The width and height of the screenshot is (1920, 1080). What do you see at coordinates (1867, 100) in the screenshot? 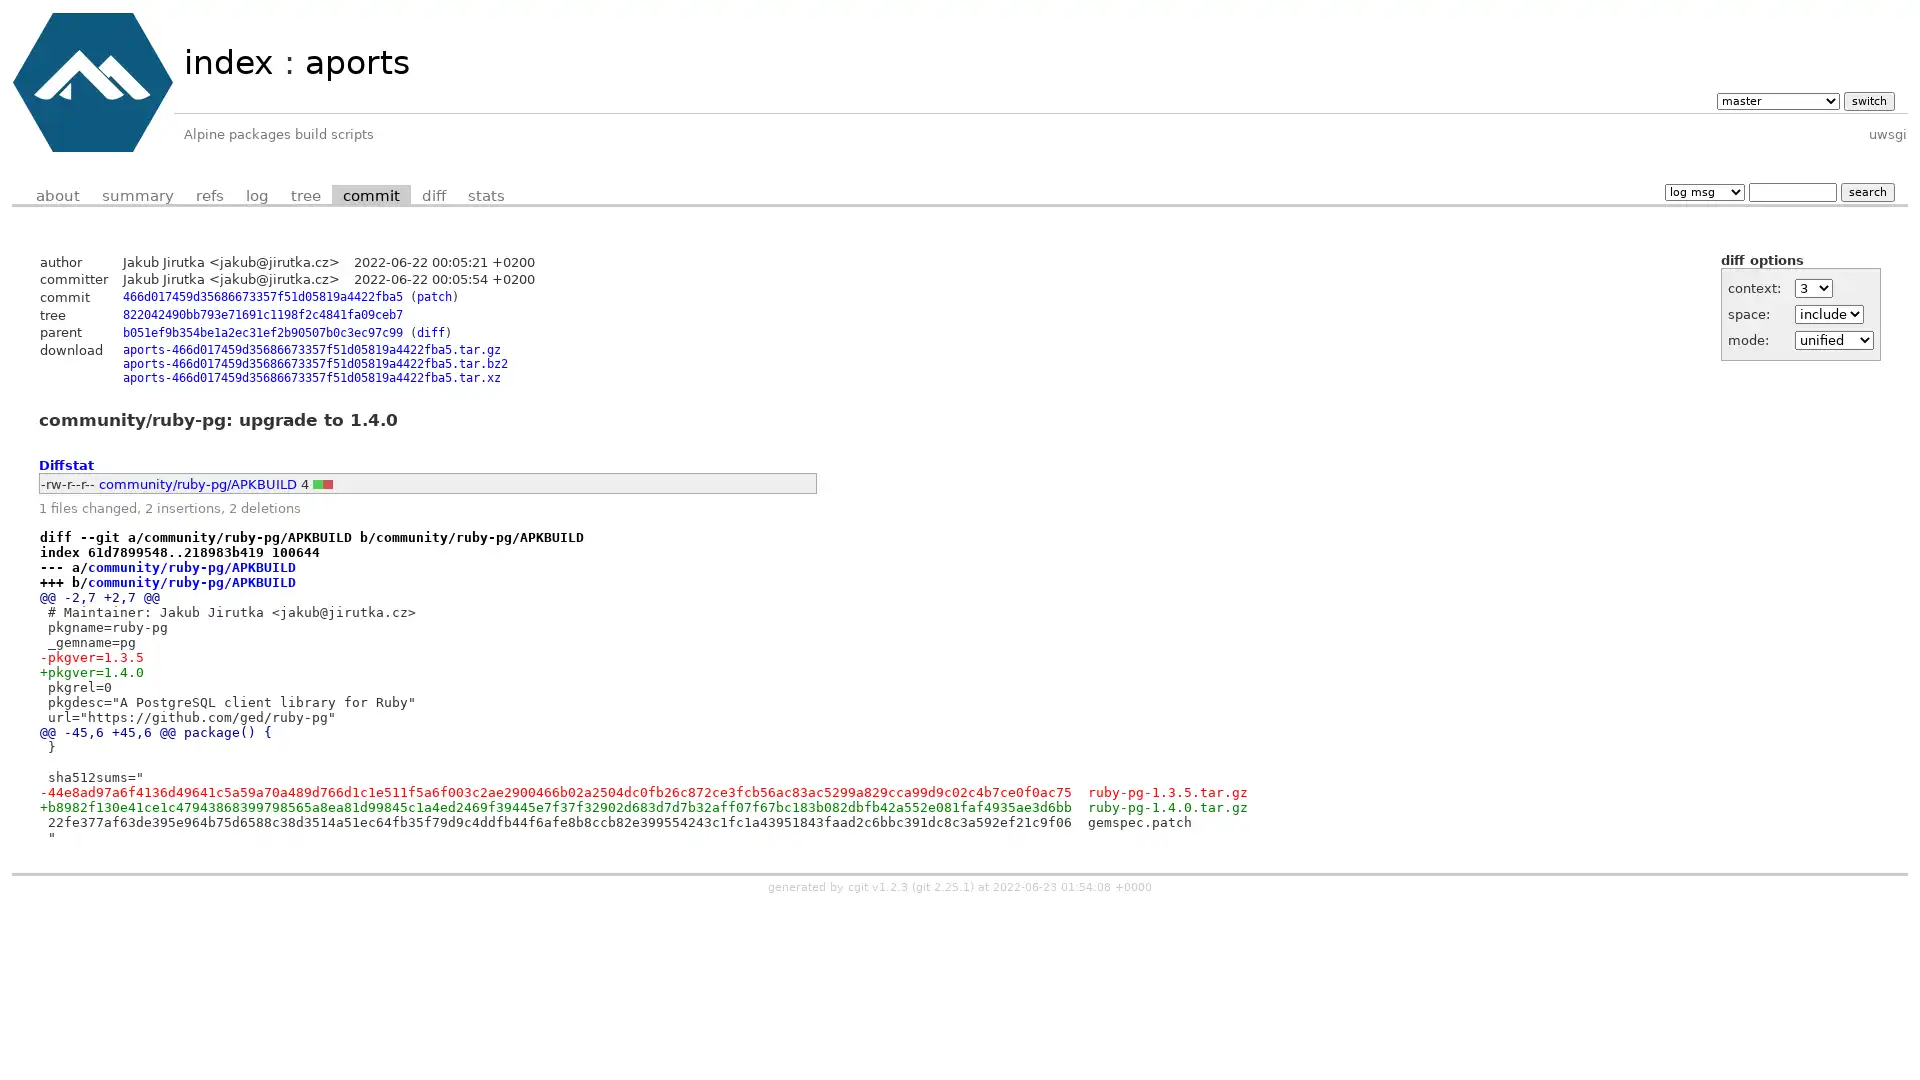
I see `switch` at bounding box center [1867, 100].